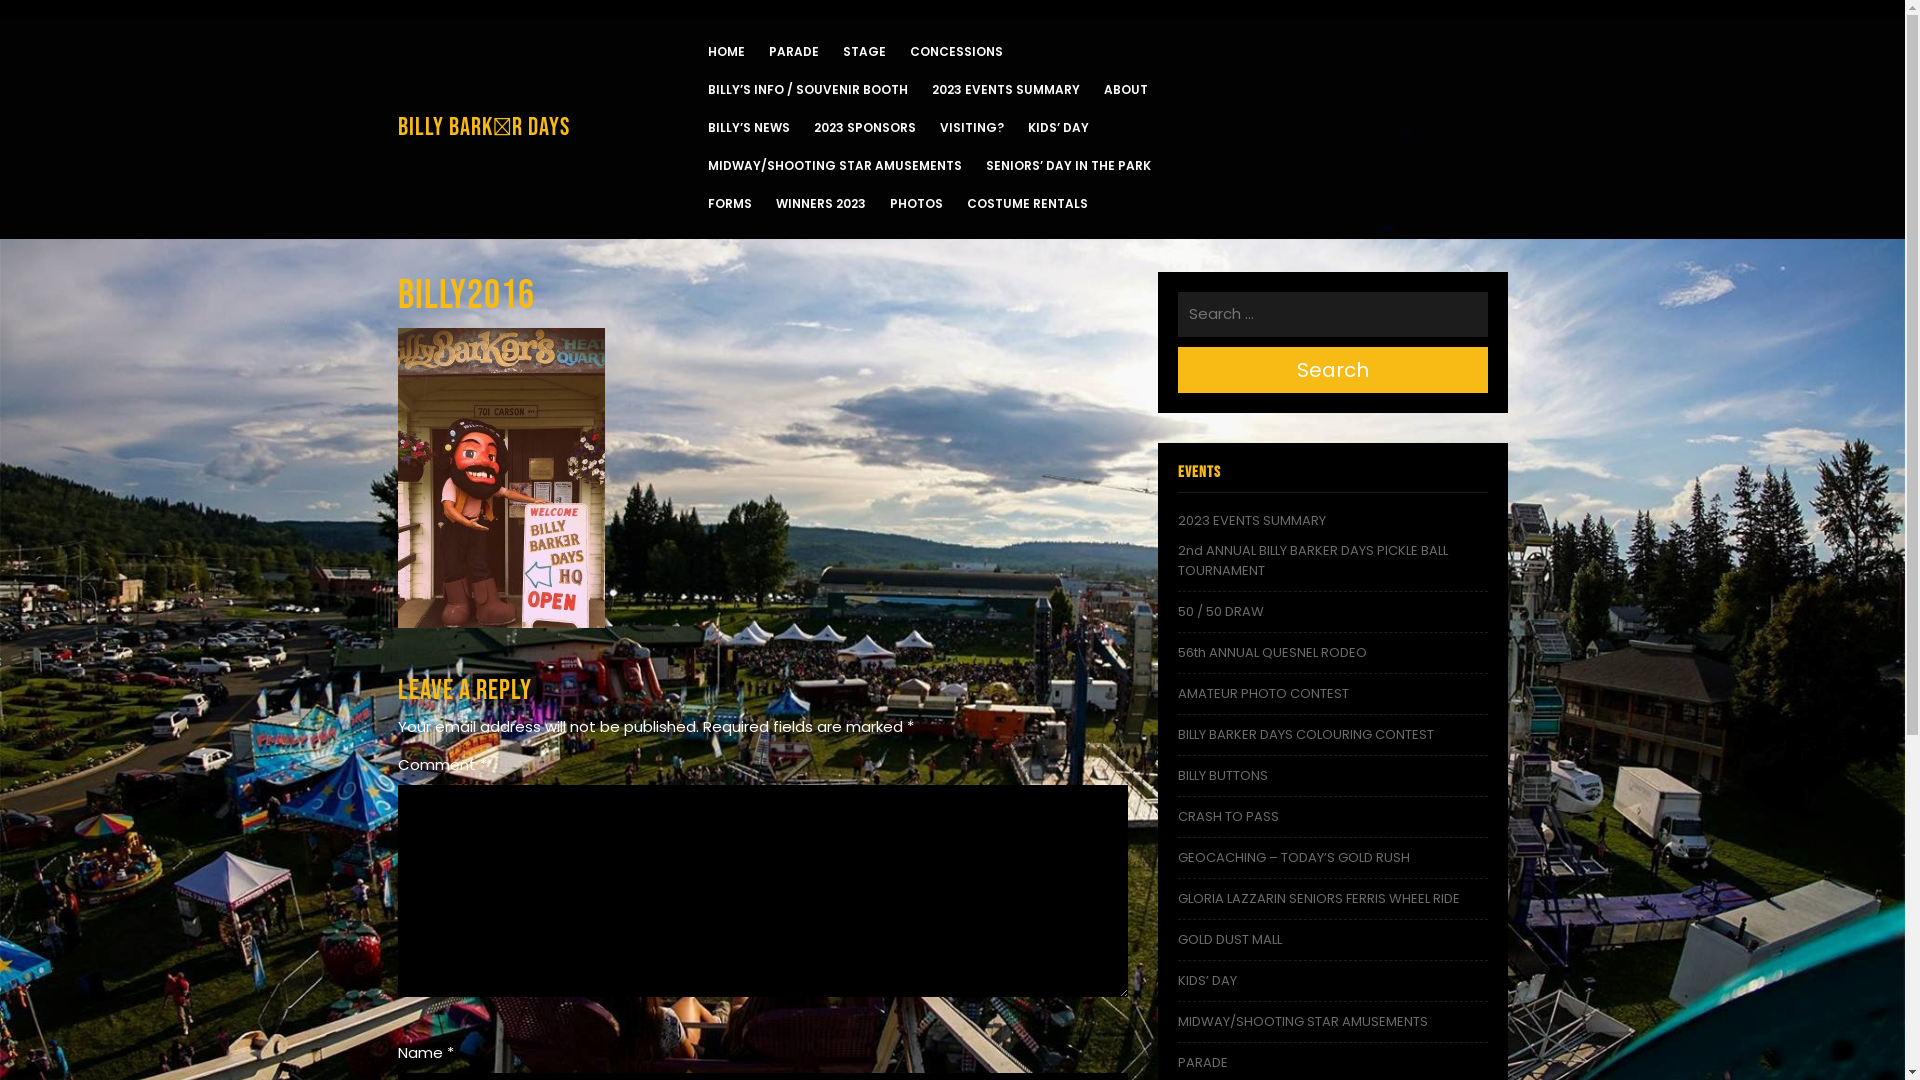 This screenshot has height=1080, width=1920. I want to click on 'AMATEUR PHOTO CONTEST', so click(1177, 692).